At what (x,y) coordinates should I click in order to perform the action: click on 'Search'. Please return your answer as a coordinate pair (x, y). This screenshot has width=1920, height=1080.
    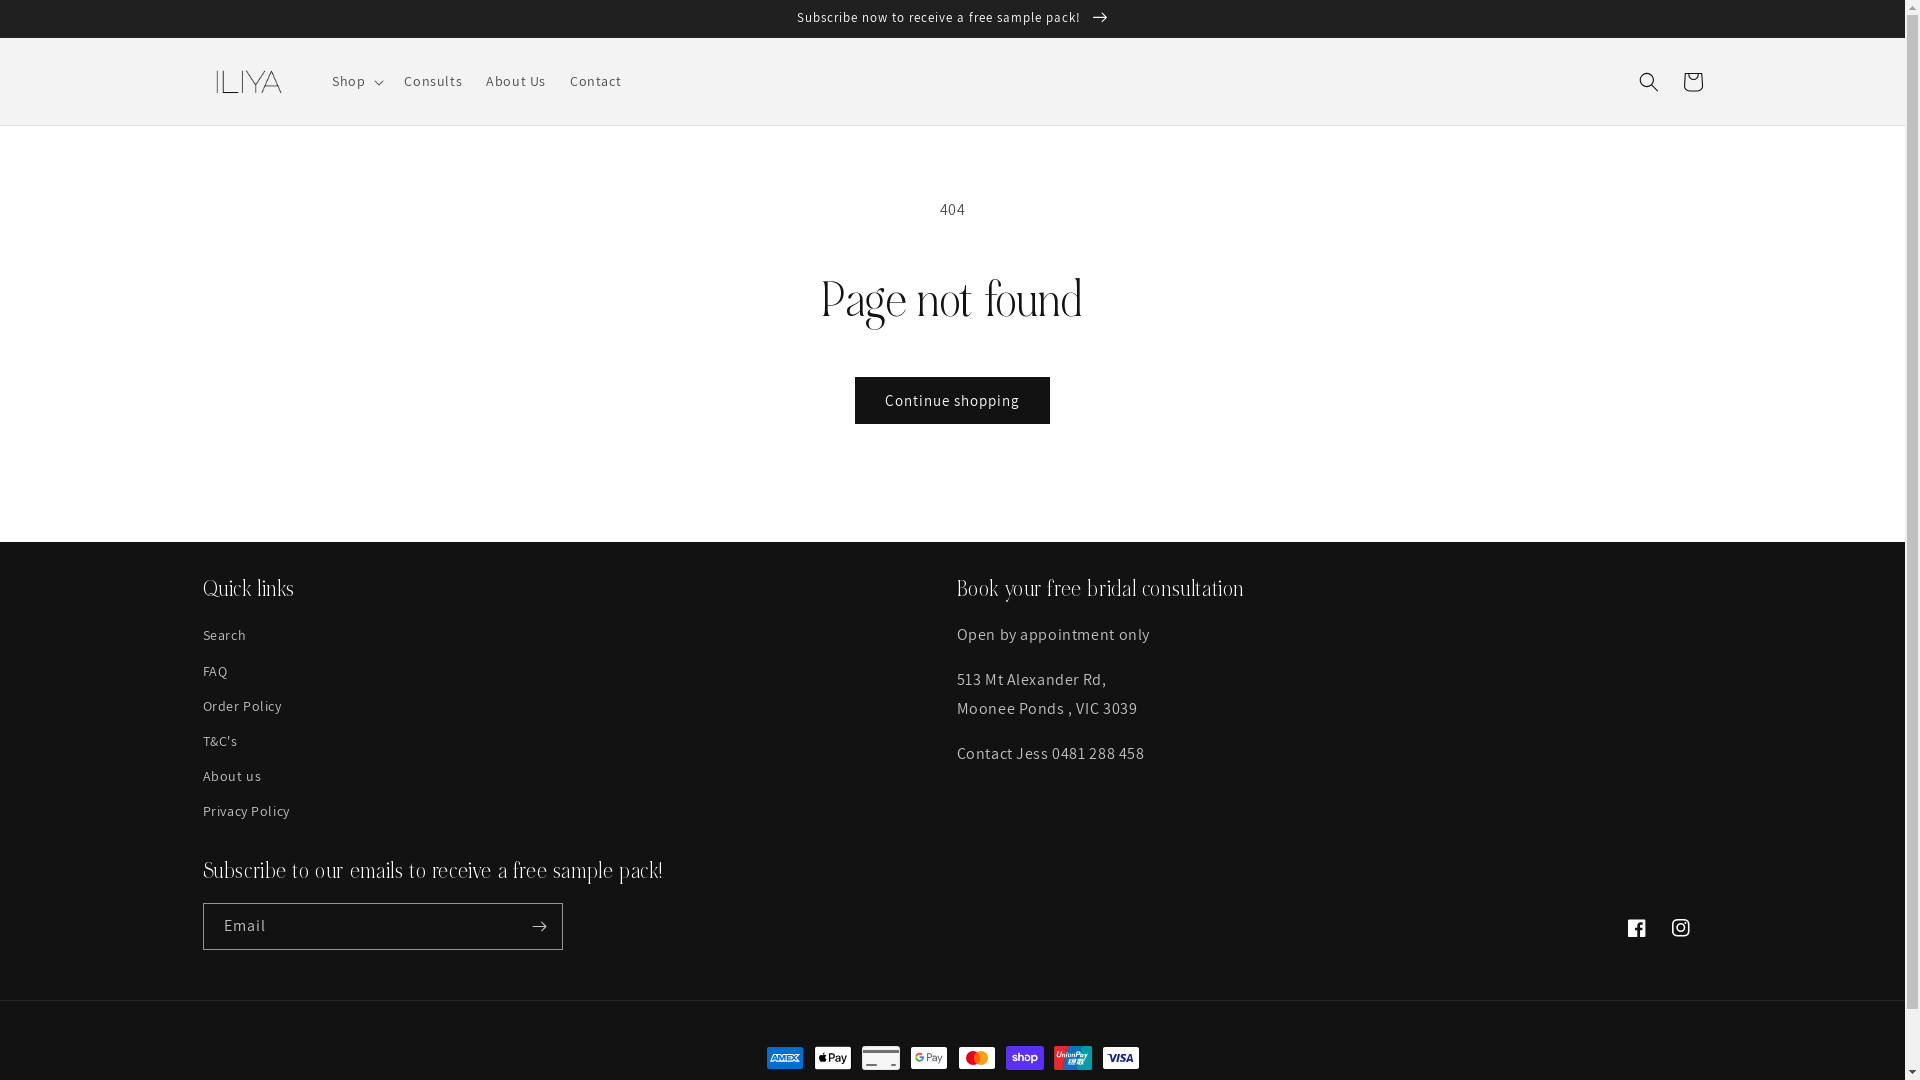
    Looking at the image, I should click on (201, 637).